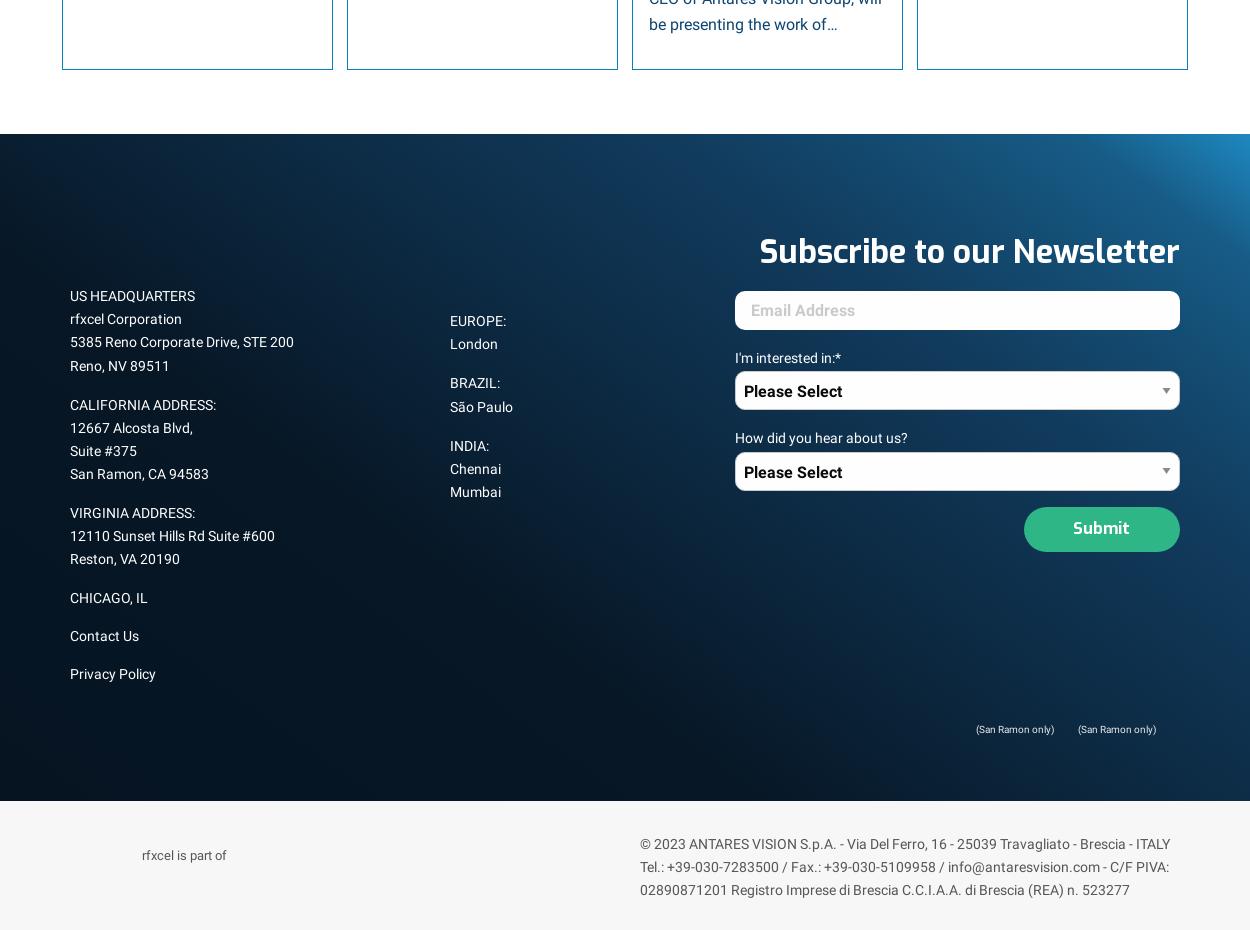  I want to click on 'Privacy Policy', so click(111, 672).